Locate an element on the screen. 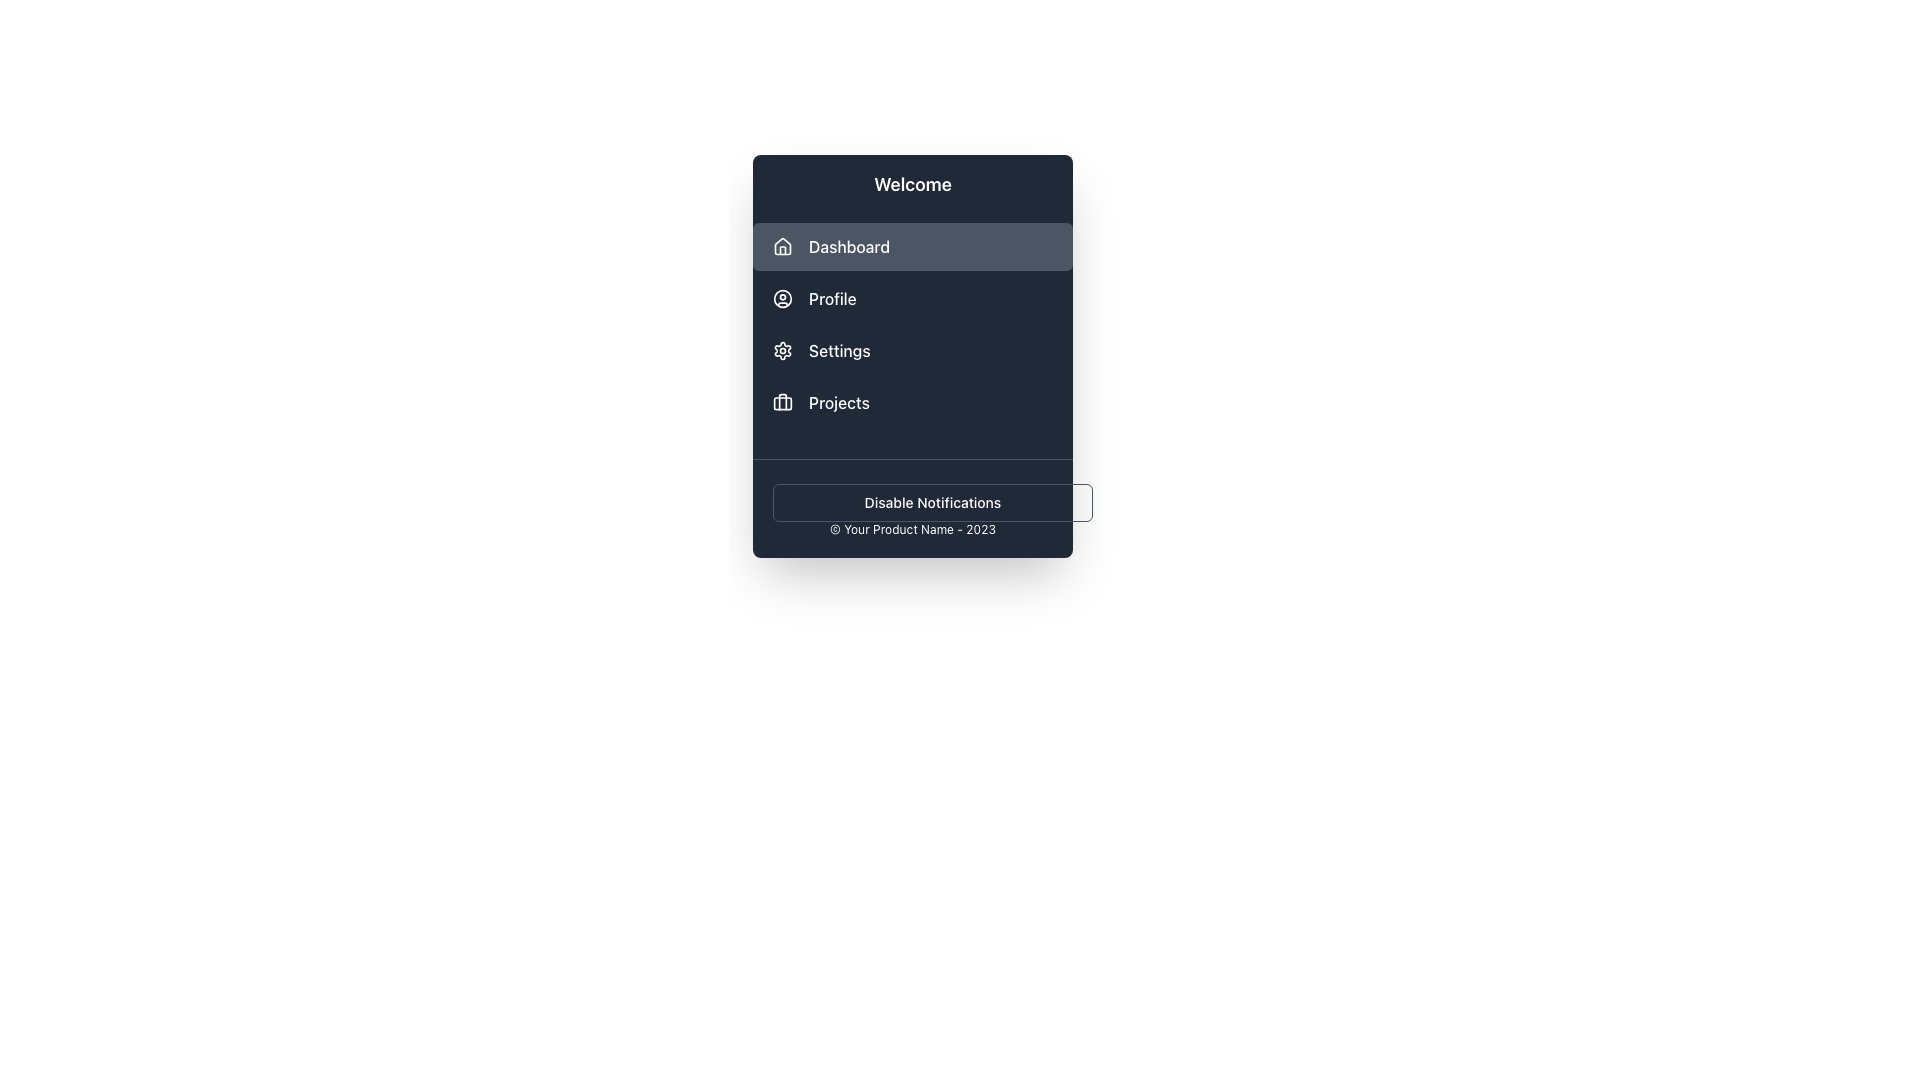 This screenshot has width=1920, height=1080. the 'Settings' text label, which is displayed in white on a dark background and positioned to the right of a gear icon in the sidebar menu is located at coordinates (839, 350).